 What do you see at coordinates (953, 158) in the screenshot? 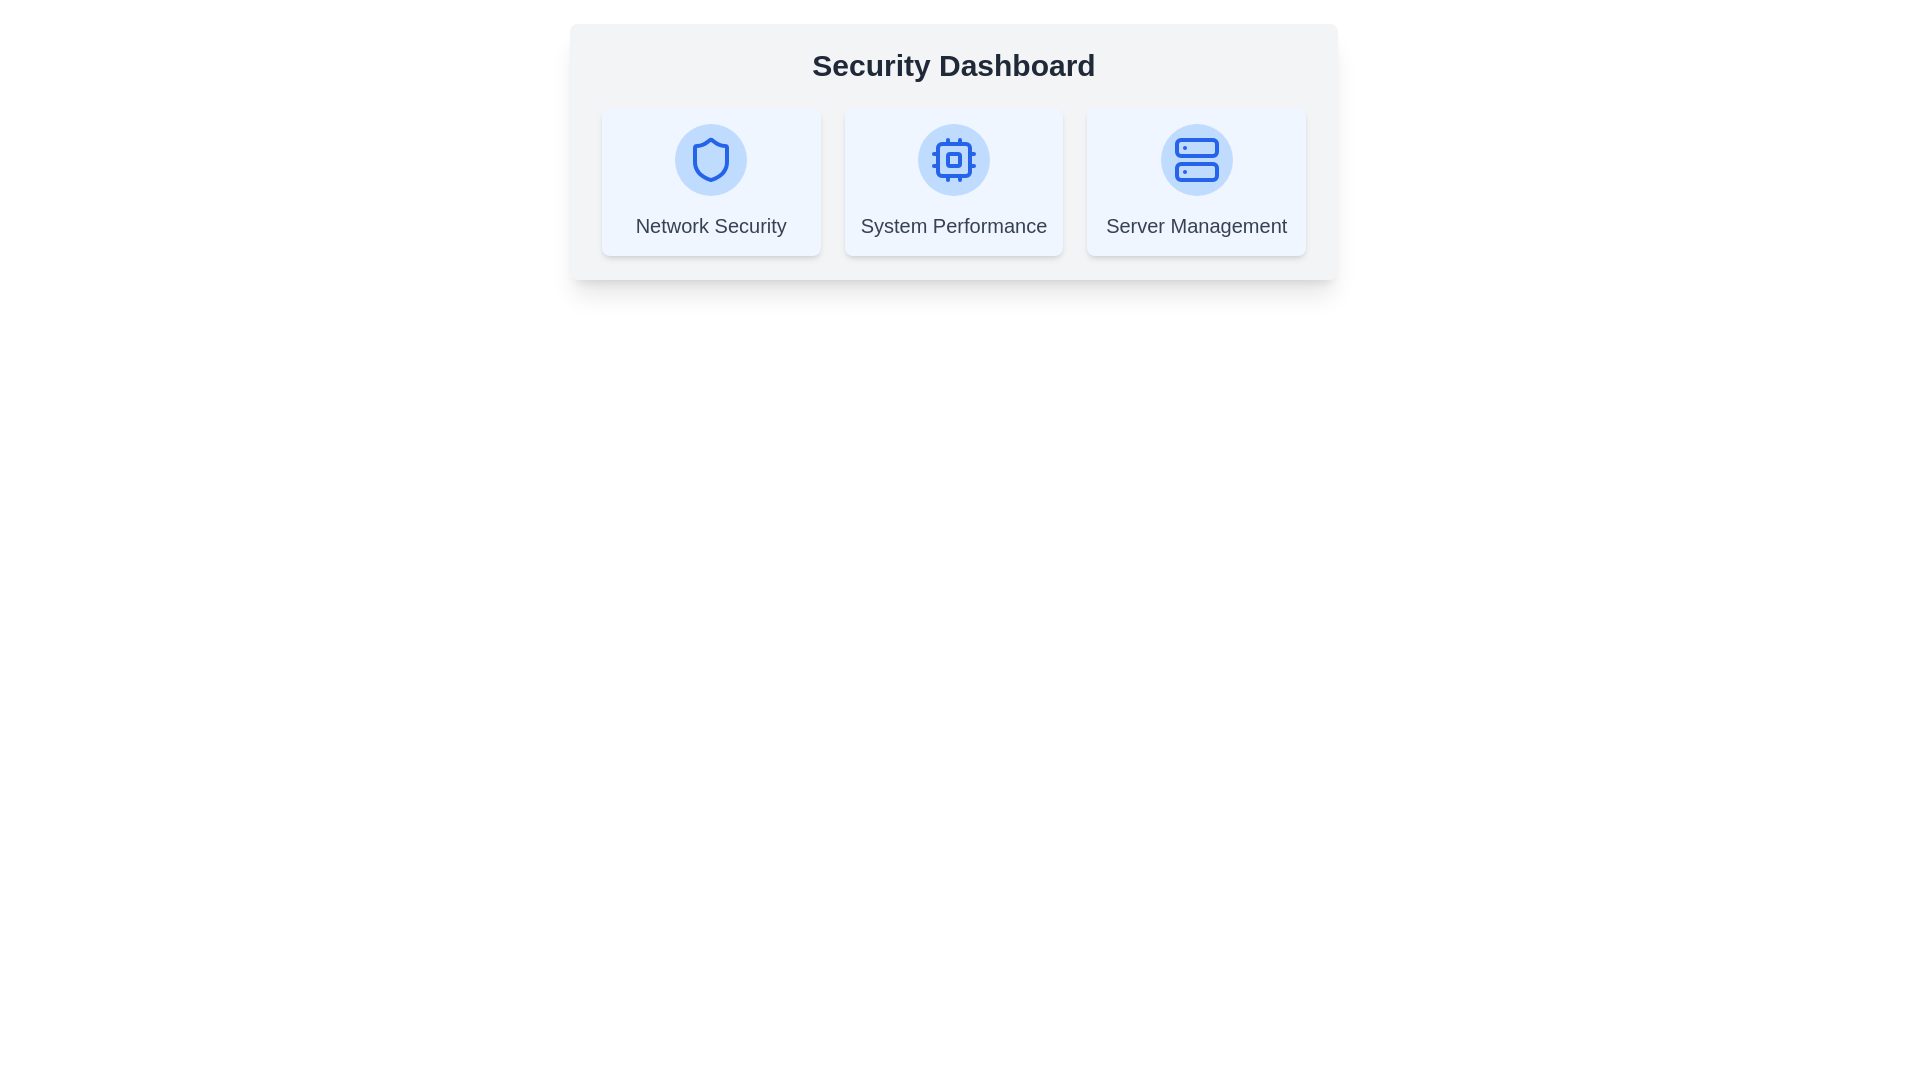
I see `the Icon representing the System Performance section, located in the center tile of a three-tile row, below the 'System Performance' label` at bounding box center [953, 158].